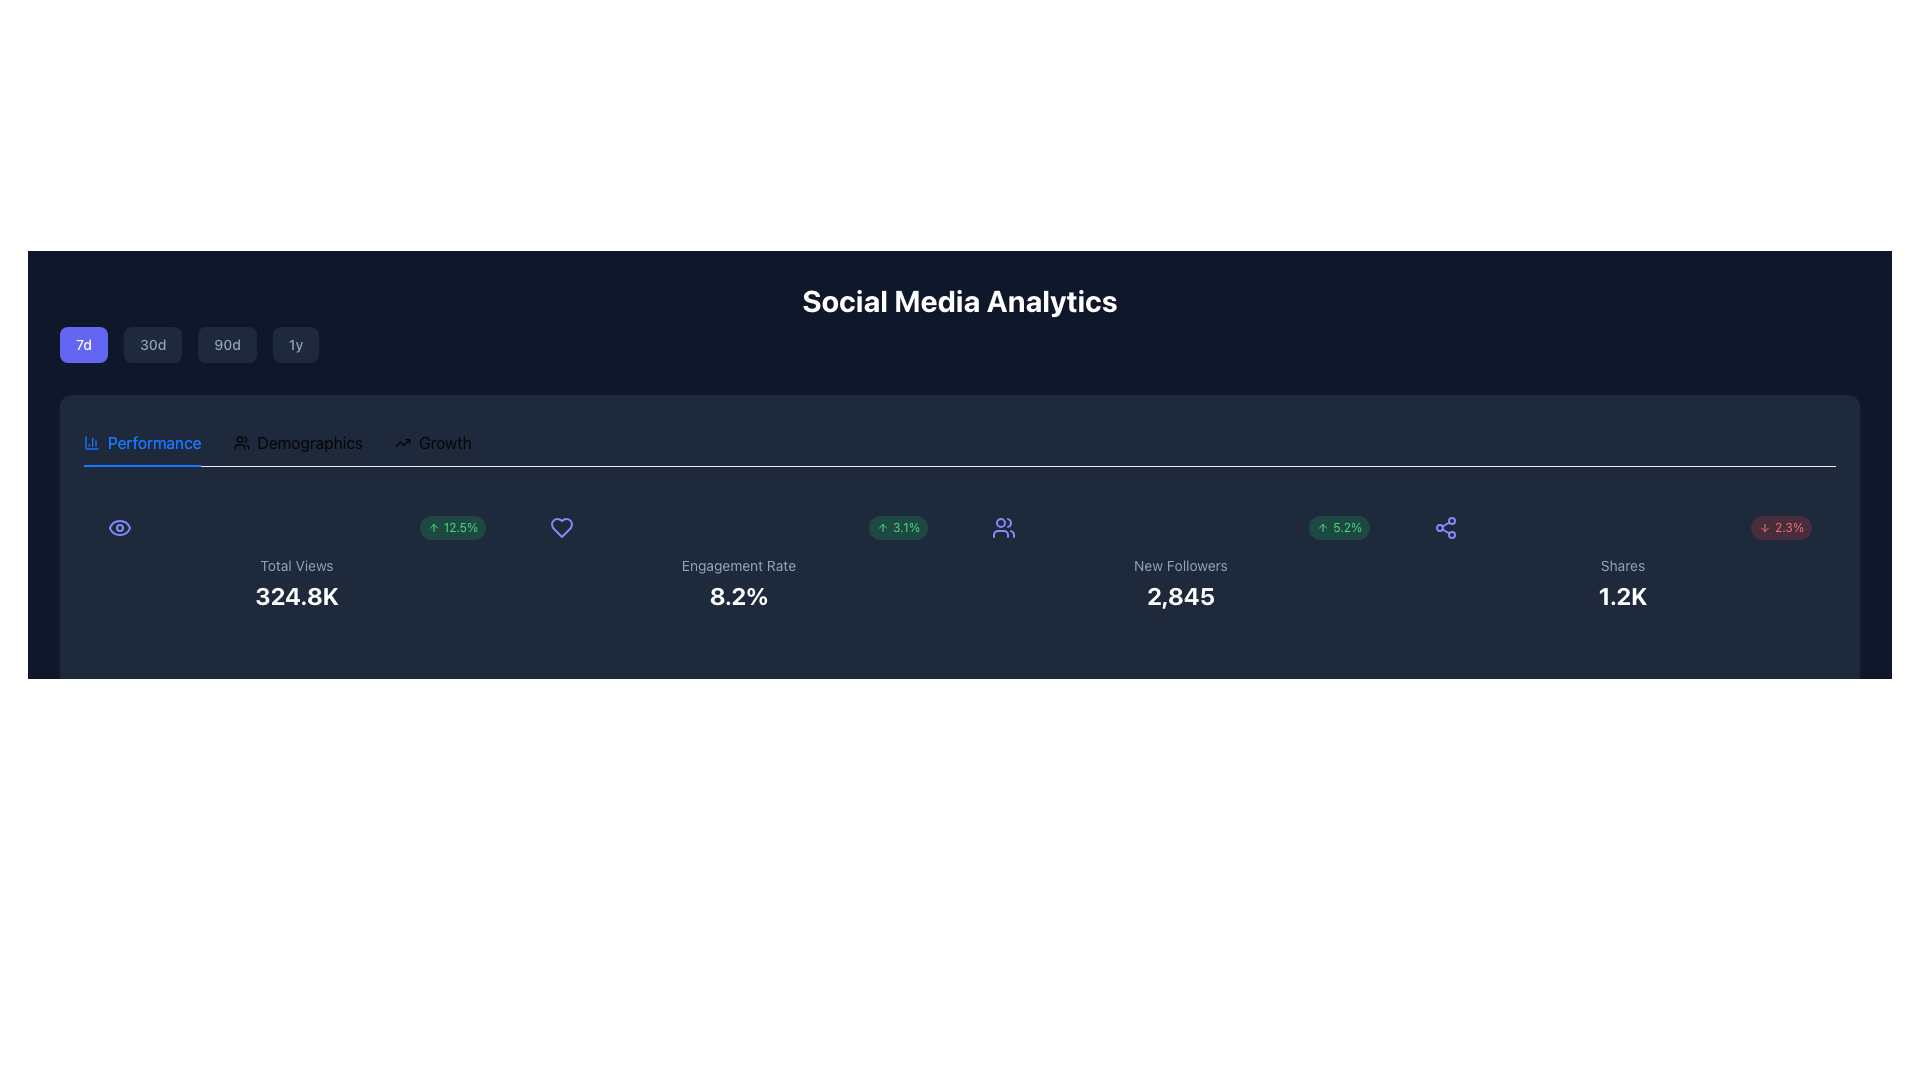 Image resolution: width=1920 pixels, height=1080 pixels. What do you see at coordinates (1180, 595) in the screenshot?
I see `the text label displaying '2,845' in bold white font, located in the card labeled 'New Followers' in the fourth position among data cards` at bounding box center [1180, 595].